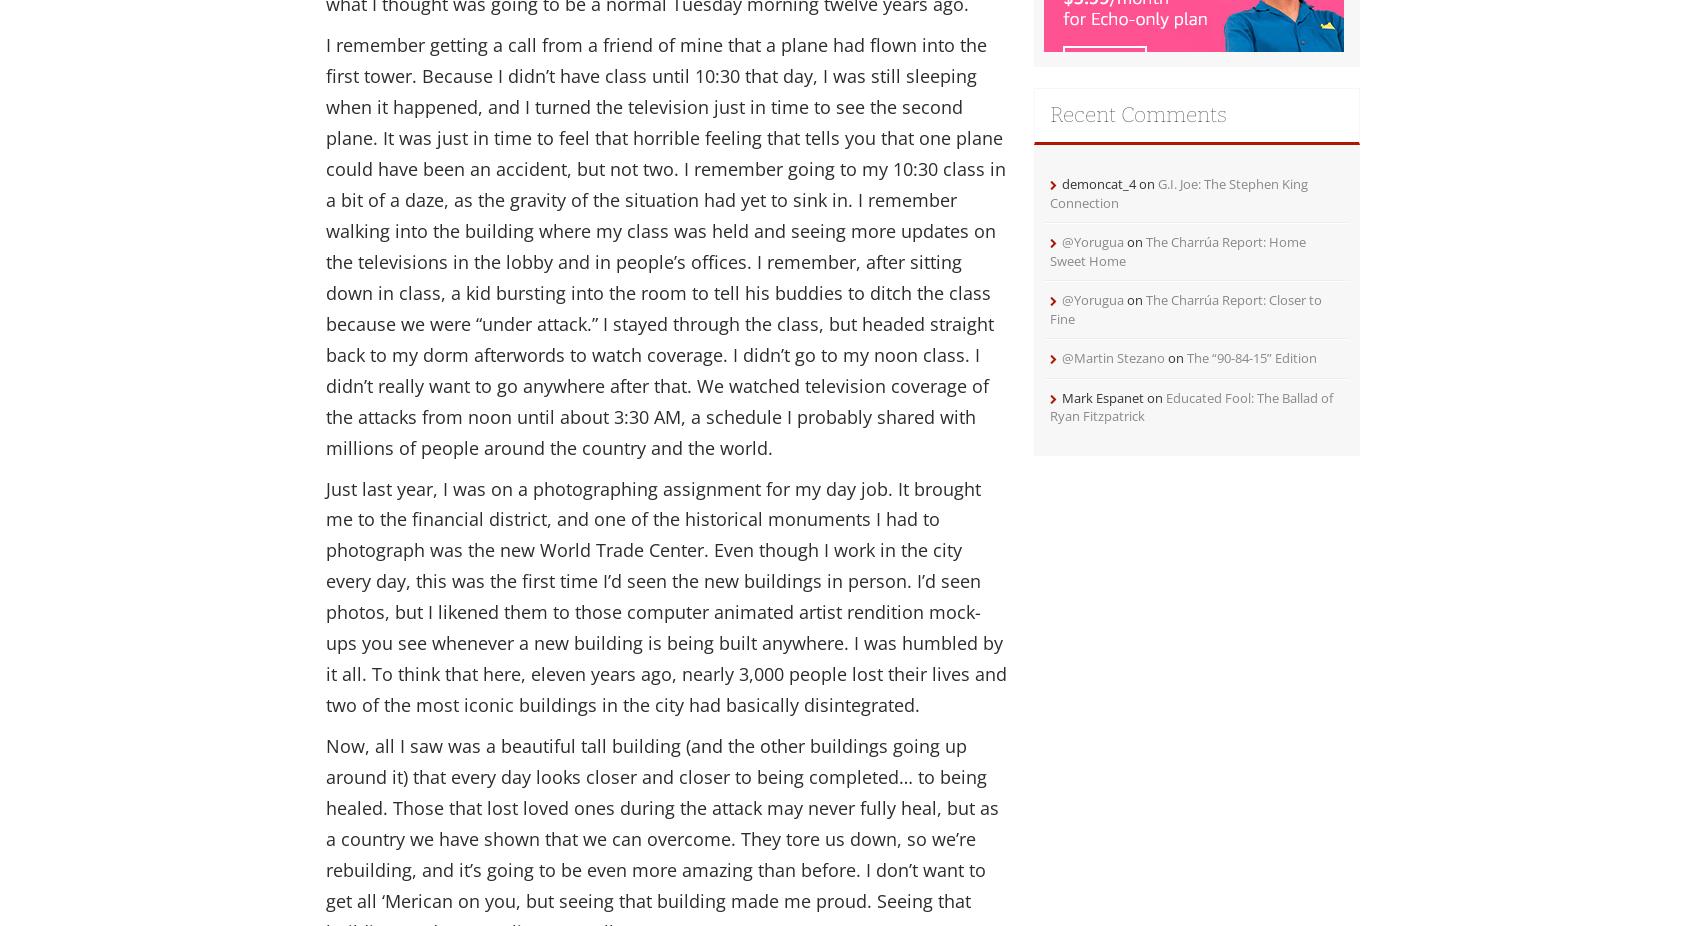 The image size is (1681, 926). What do you see at coordinates (664, 595) in the screenshot?
I see `'Just last year, I was on a photographing assignment for my day job. It brought me to the financial district, and one of the historical monuments I had to photograph was the new World Trade Center. Even though I work in the city every day, this was the first time I’d seen the new buildings in person. I’d seen photos, but I likened them to those computer animated artist rendition mock-ups you see whenever a new building is being built anywhere. I was humbled by it all. To think that here, eleven years ago, nearly 3,000 people lost their lives and two of the most iconic buildings in the city had basically disintegrated.'` at bounding box center [664, 595].